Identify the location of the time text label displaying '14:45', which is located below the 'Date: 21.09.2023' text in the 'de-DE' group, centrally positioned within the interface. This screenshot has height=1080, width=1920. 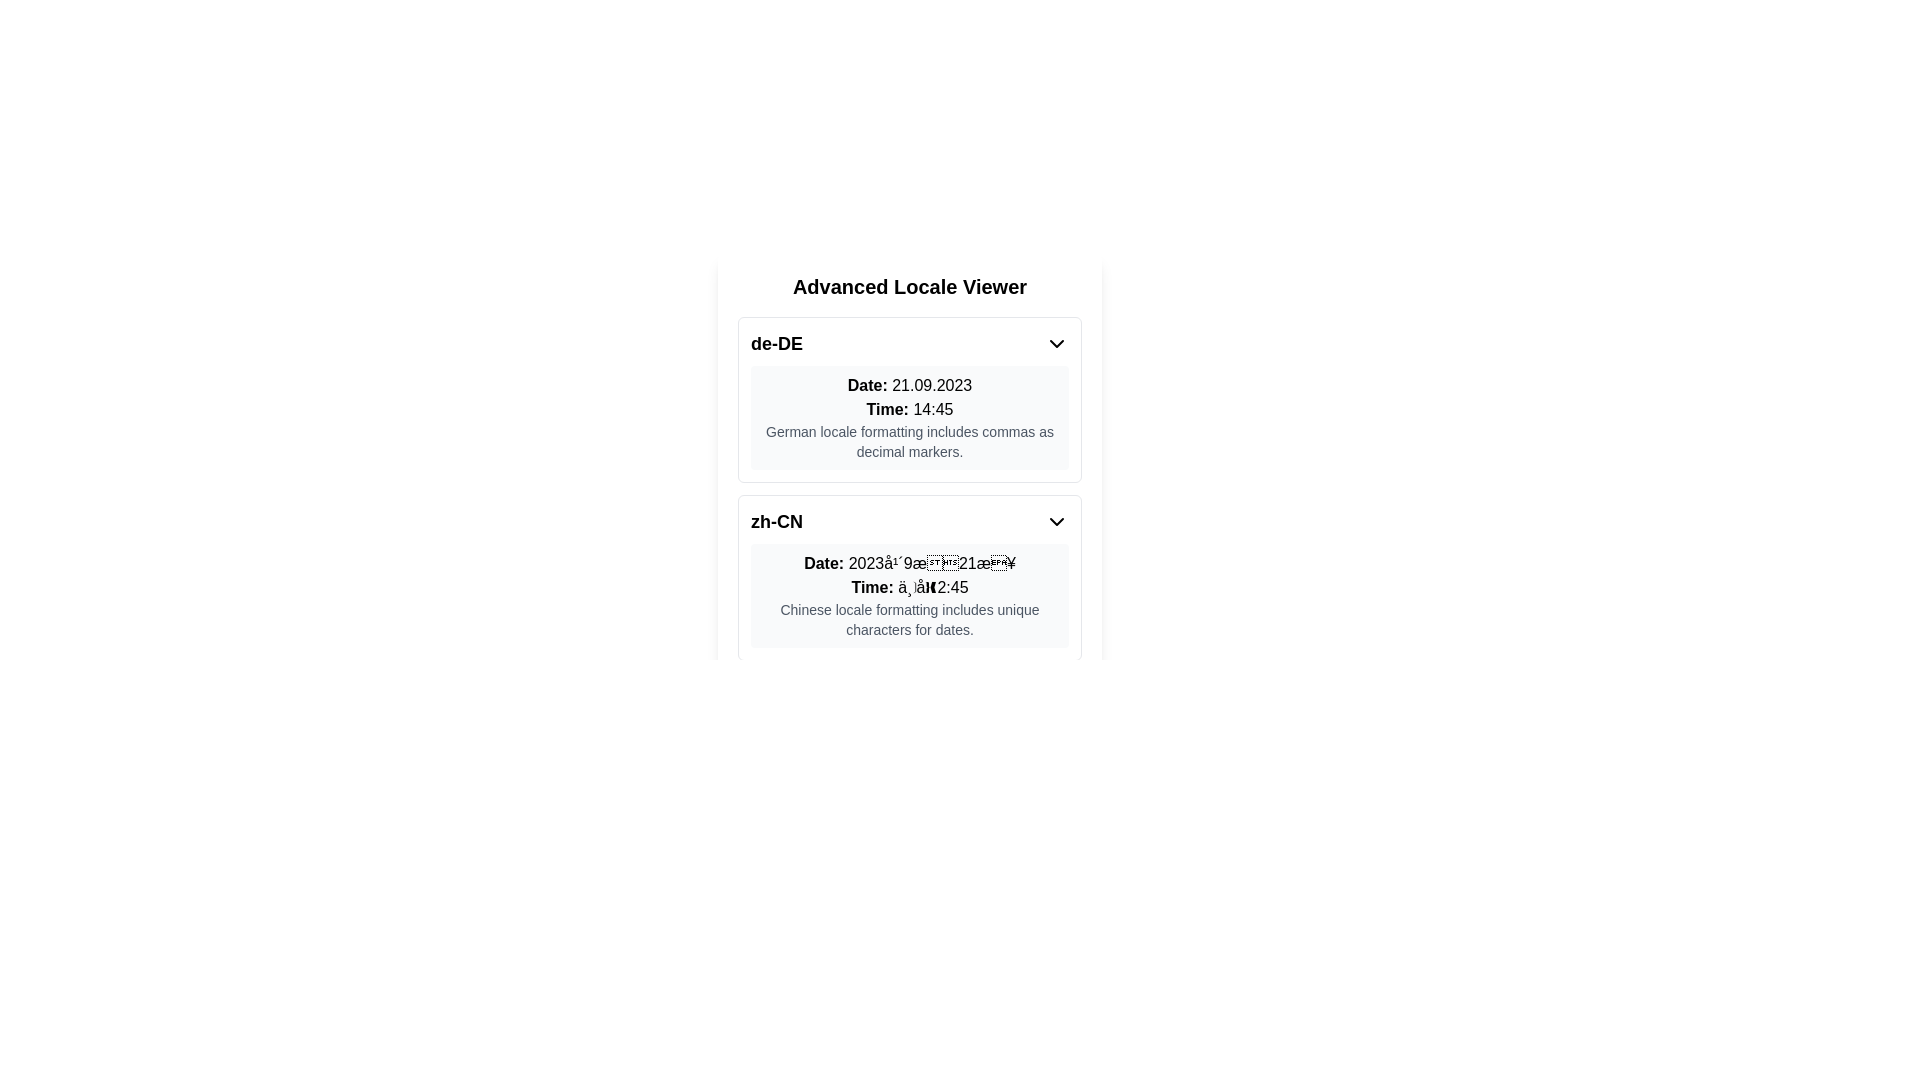
(909, 408).